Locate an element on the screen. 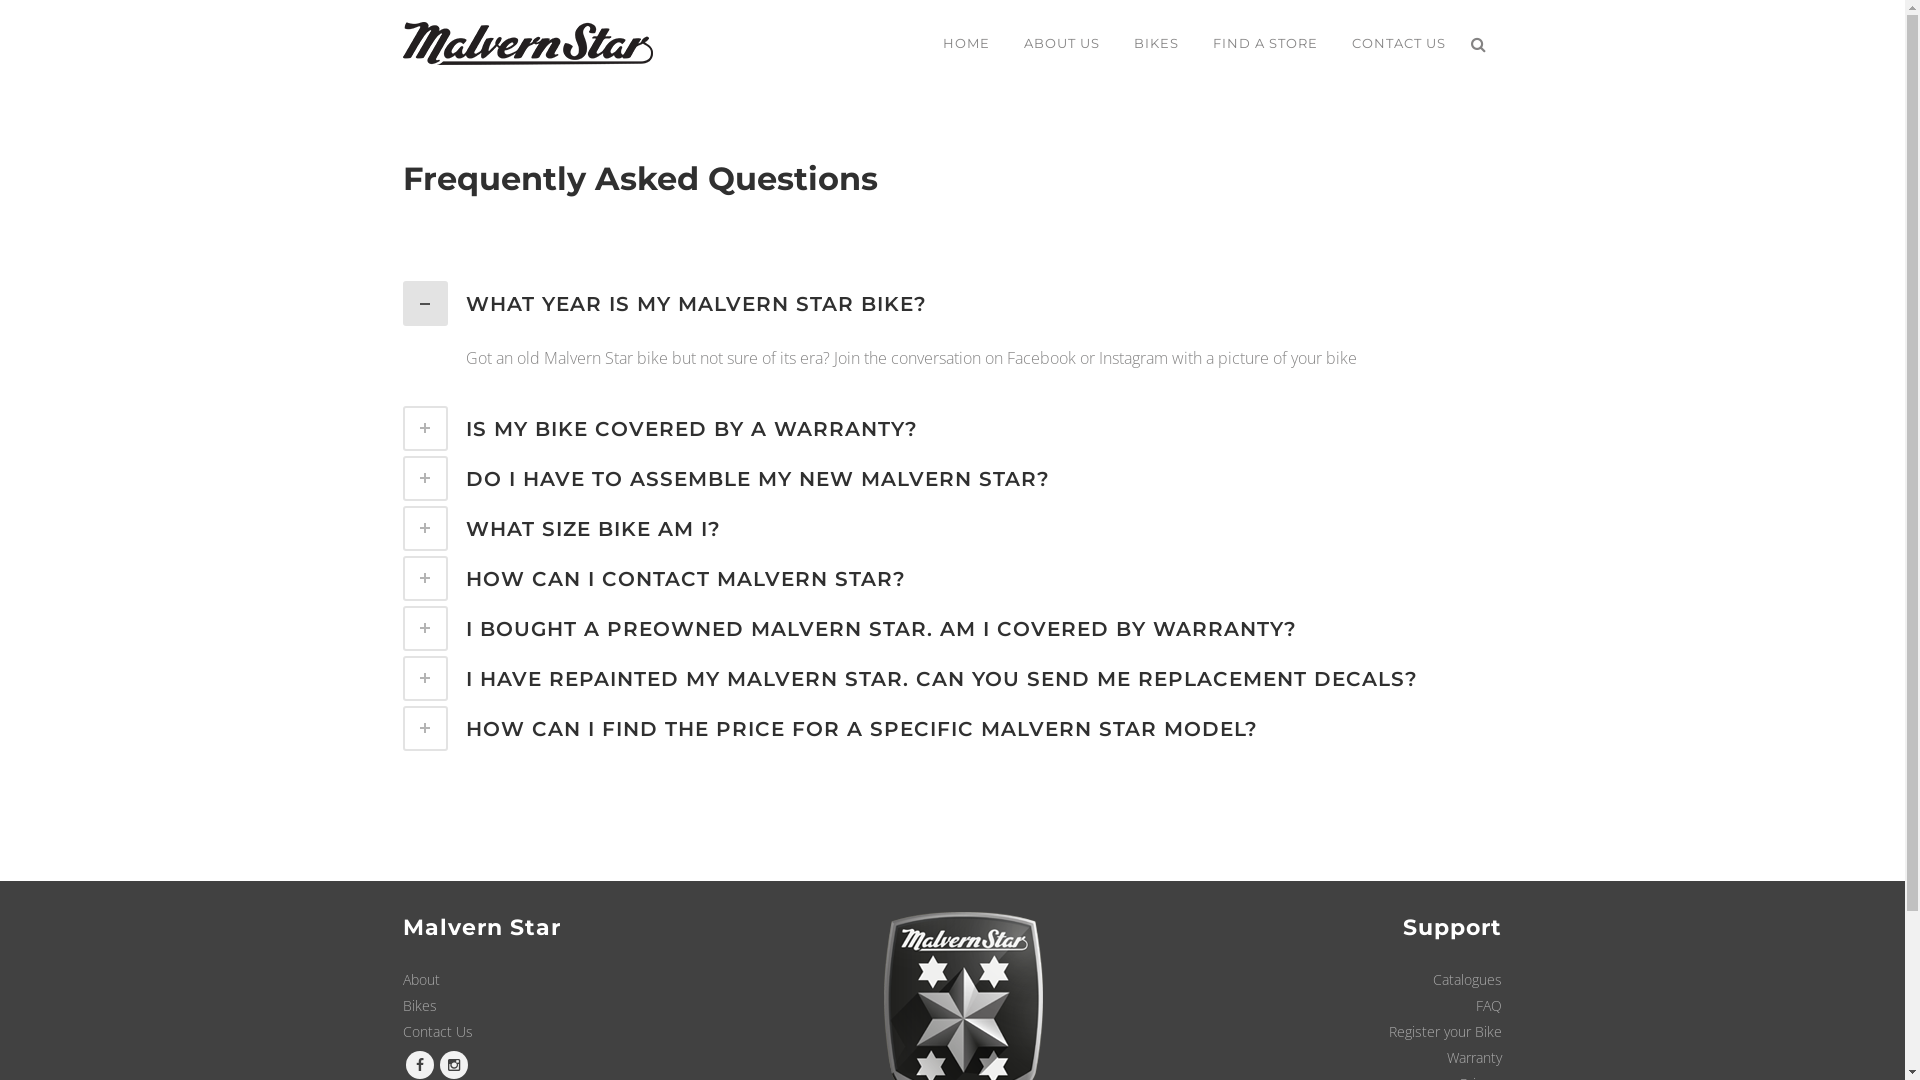 This screenshot has height=1080, width=1920. 'HOME' is located at coordinates (966, 42).